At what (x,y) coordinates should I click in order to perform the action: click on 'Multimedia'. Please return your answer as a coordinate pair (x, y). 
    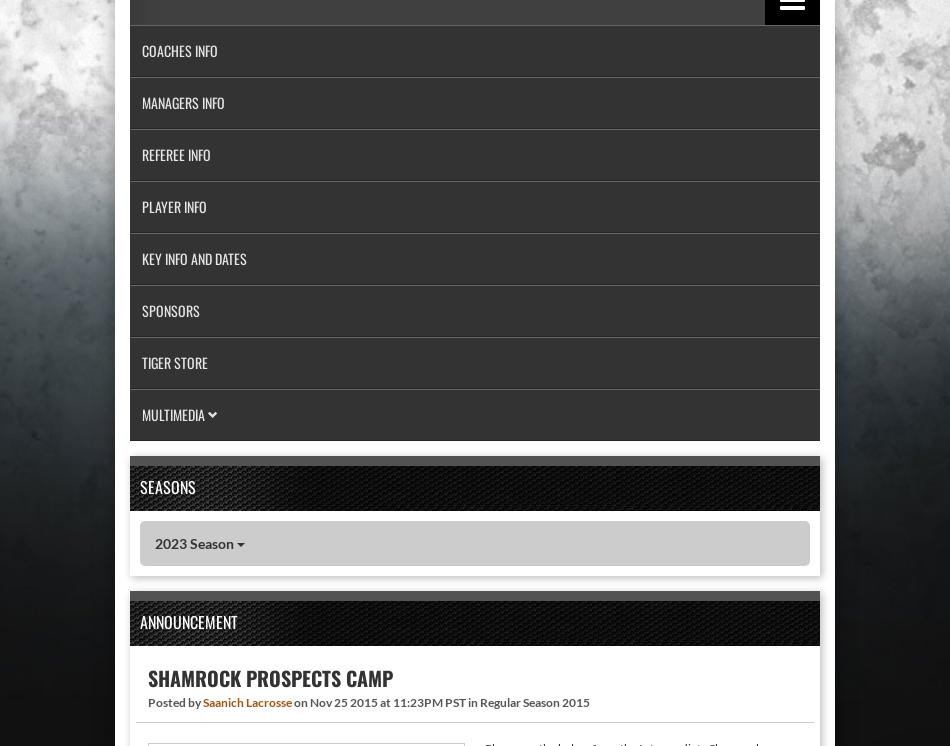
    Looking at the image, I should click on (174, 413).